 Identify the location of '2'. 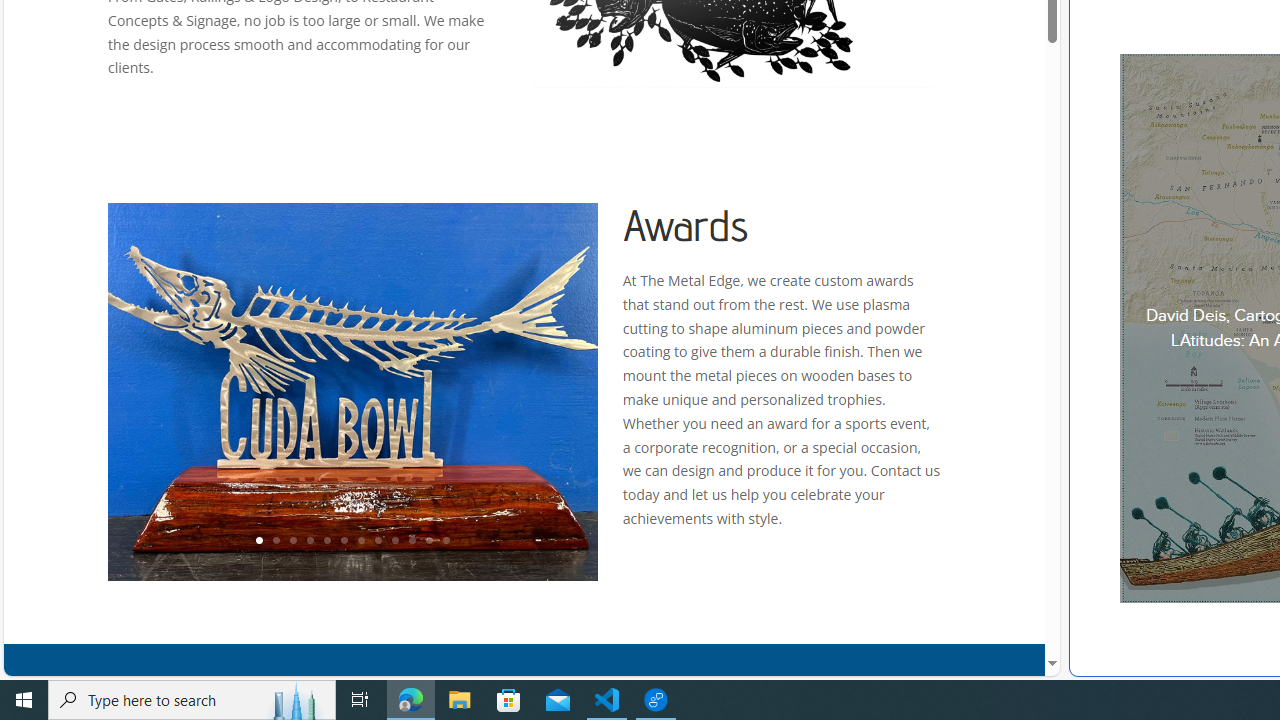
(274, 541).